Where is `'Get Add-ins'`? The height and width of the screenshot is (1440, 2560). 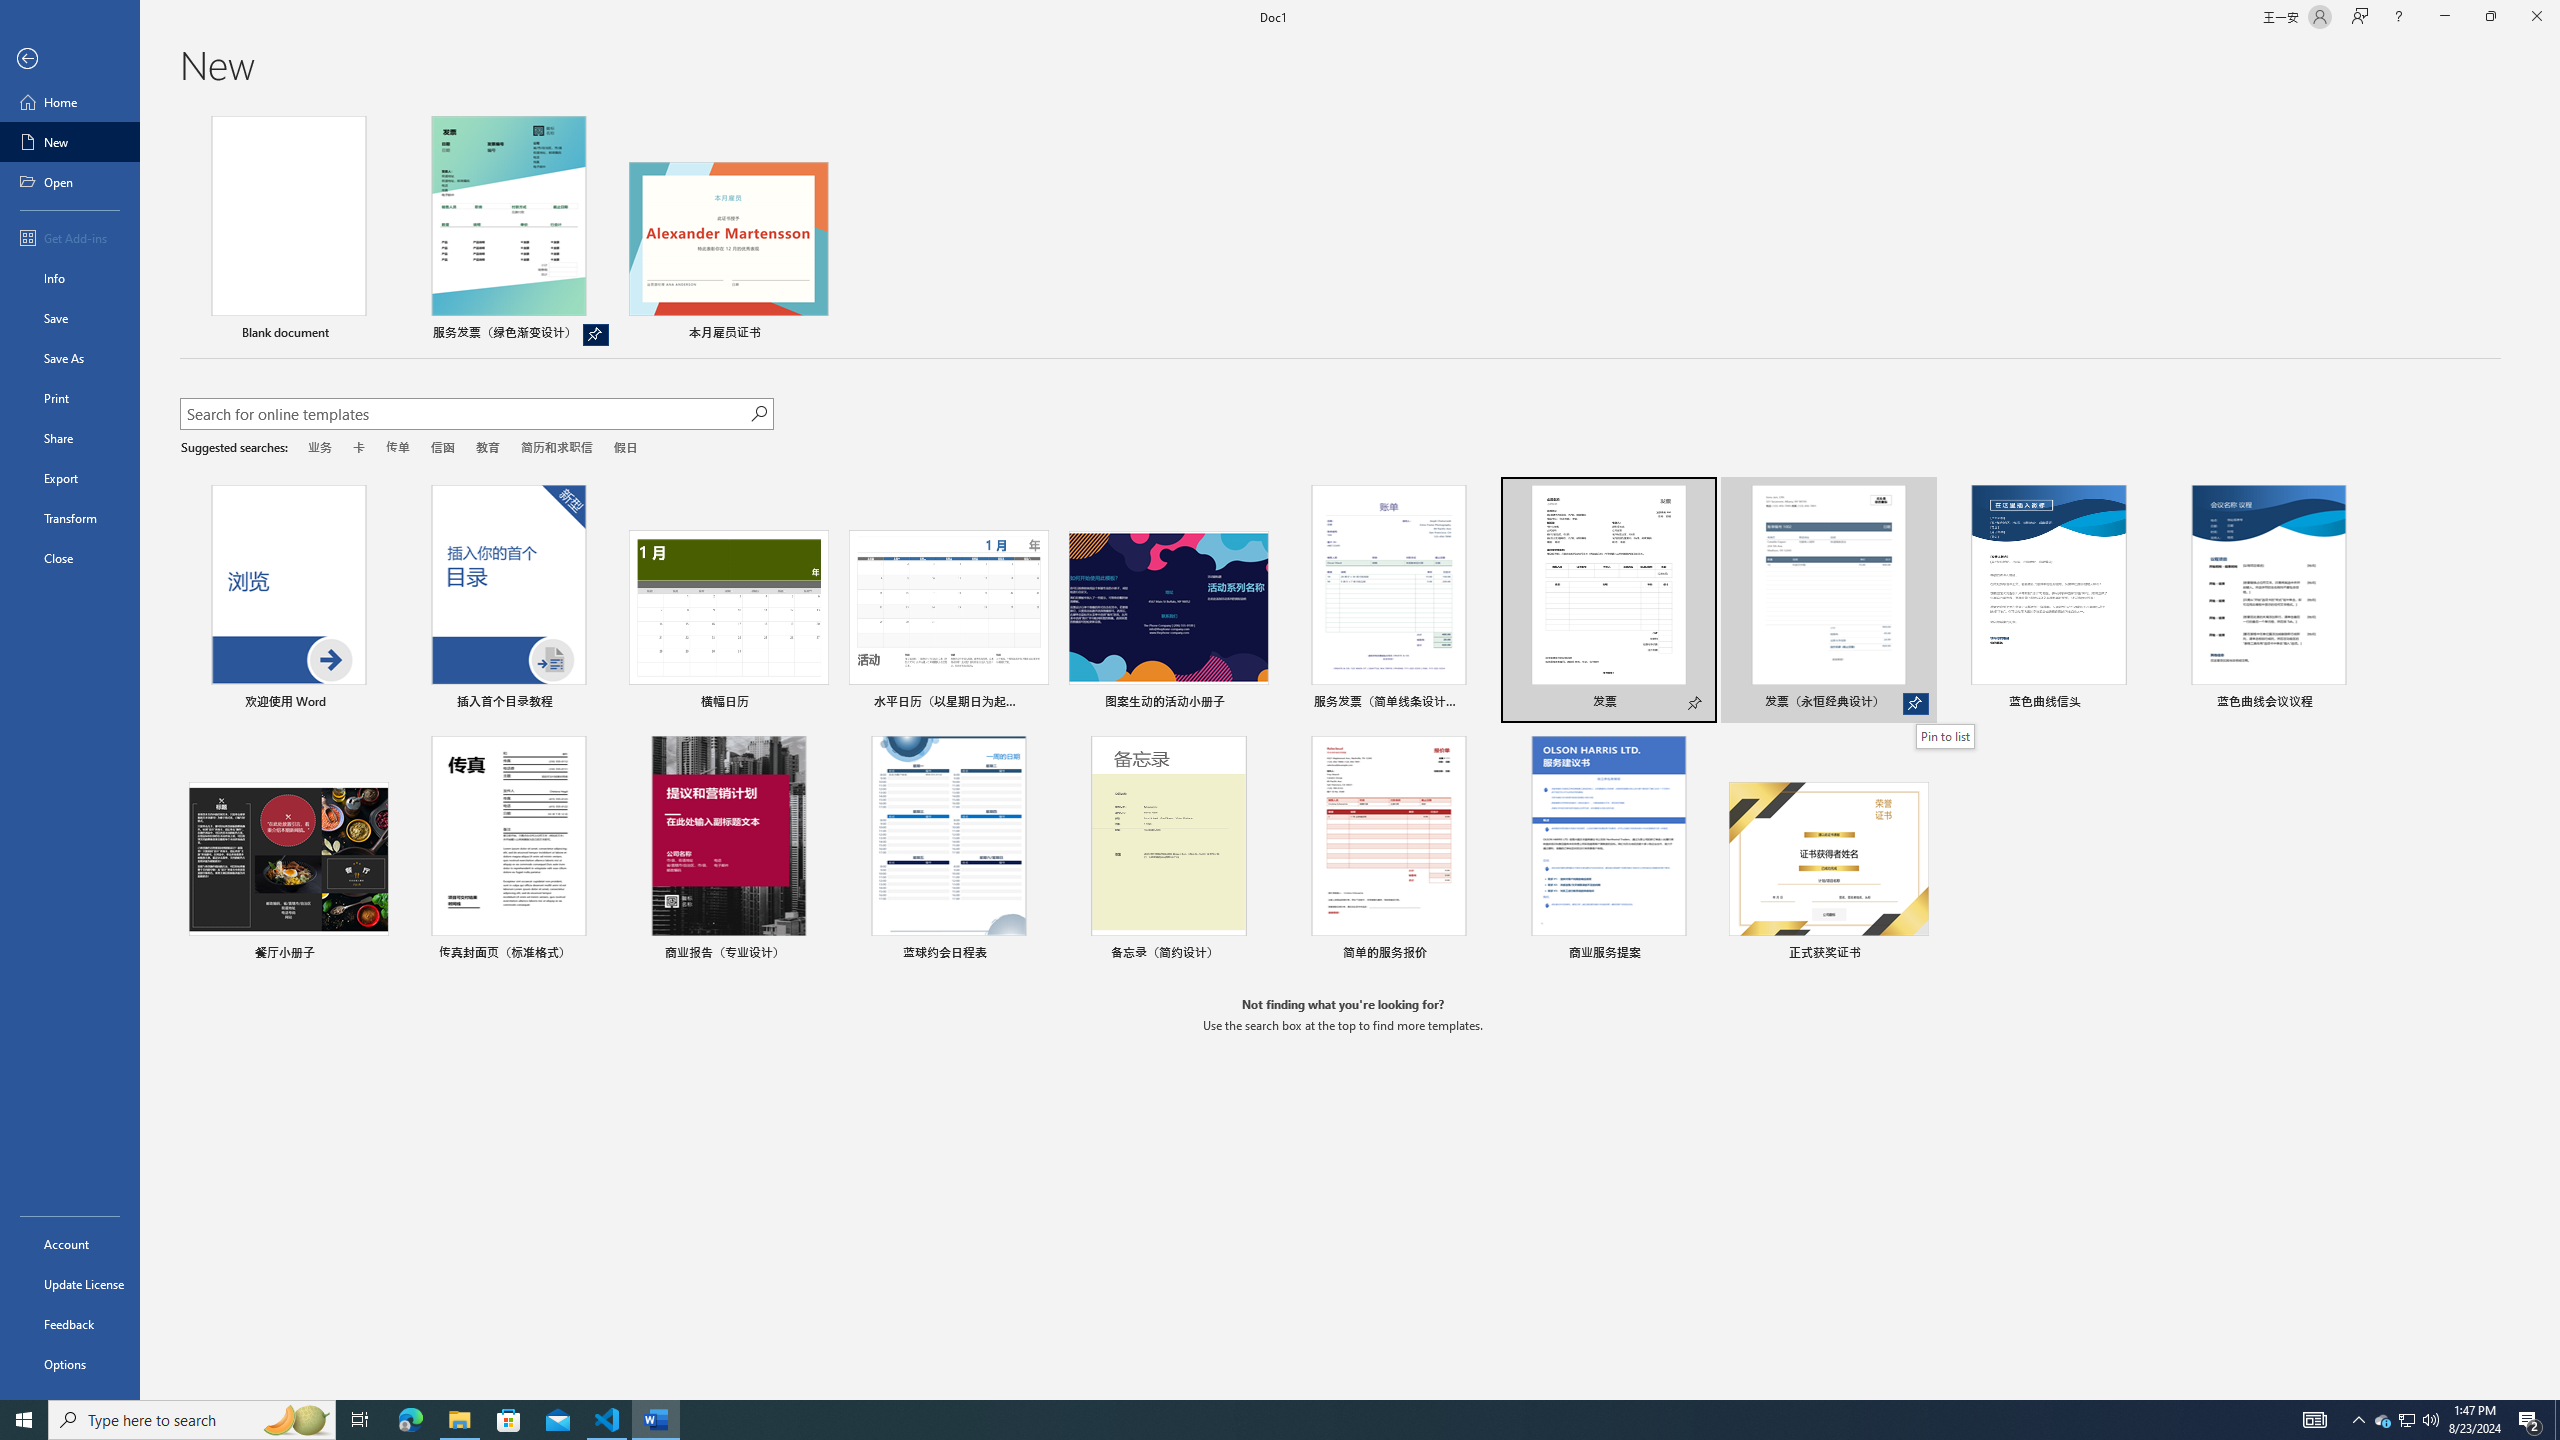
'Get Add-ins' is located at coordinates (69, 237).